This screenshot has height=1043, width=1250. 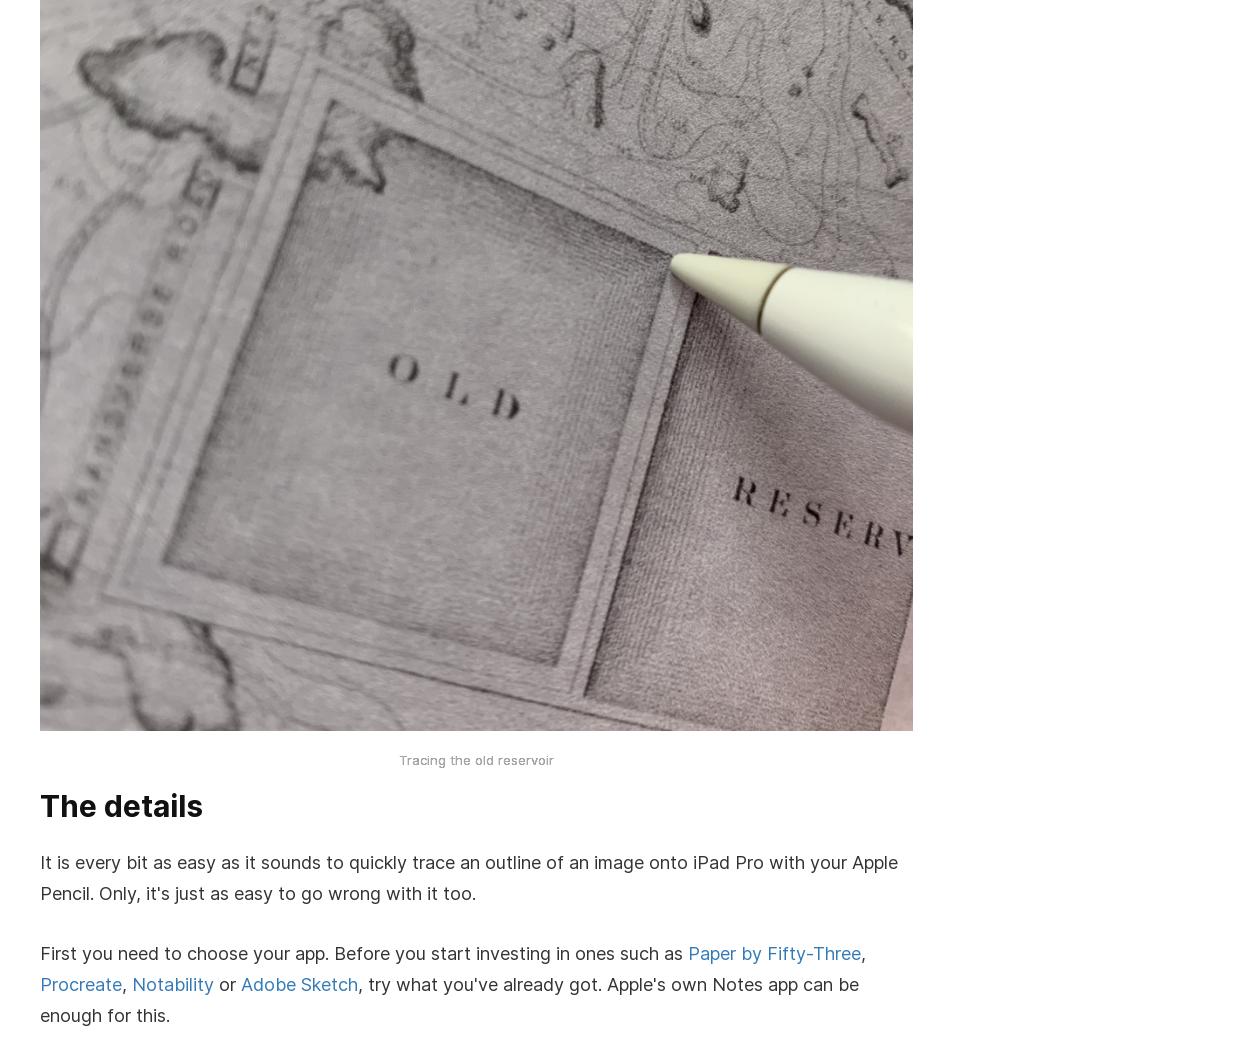 I want to click on ', try what you've already got. Apple's own Notes app can be enough for this.', so click(x=448, y=999).